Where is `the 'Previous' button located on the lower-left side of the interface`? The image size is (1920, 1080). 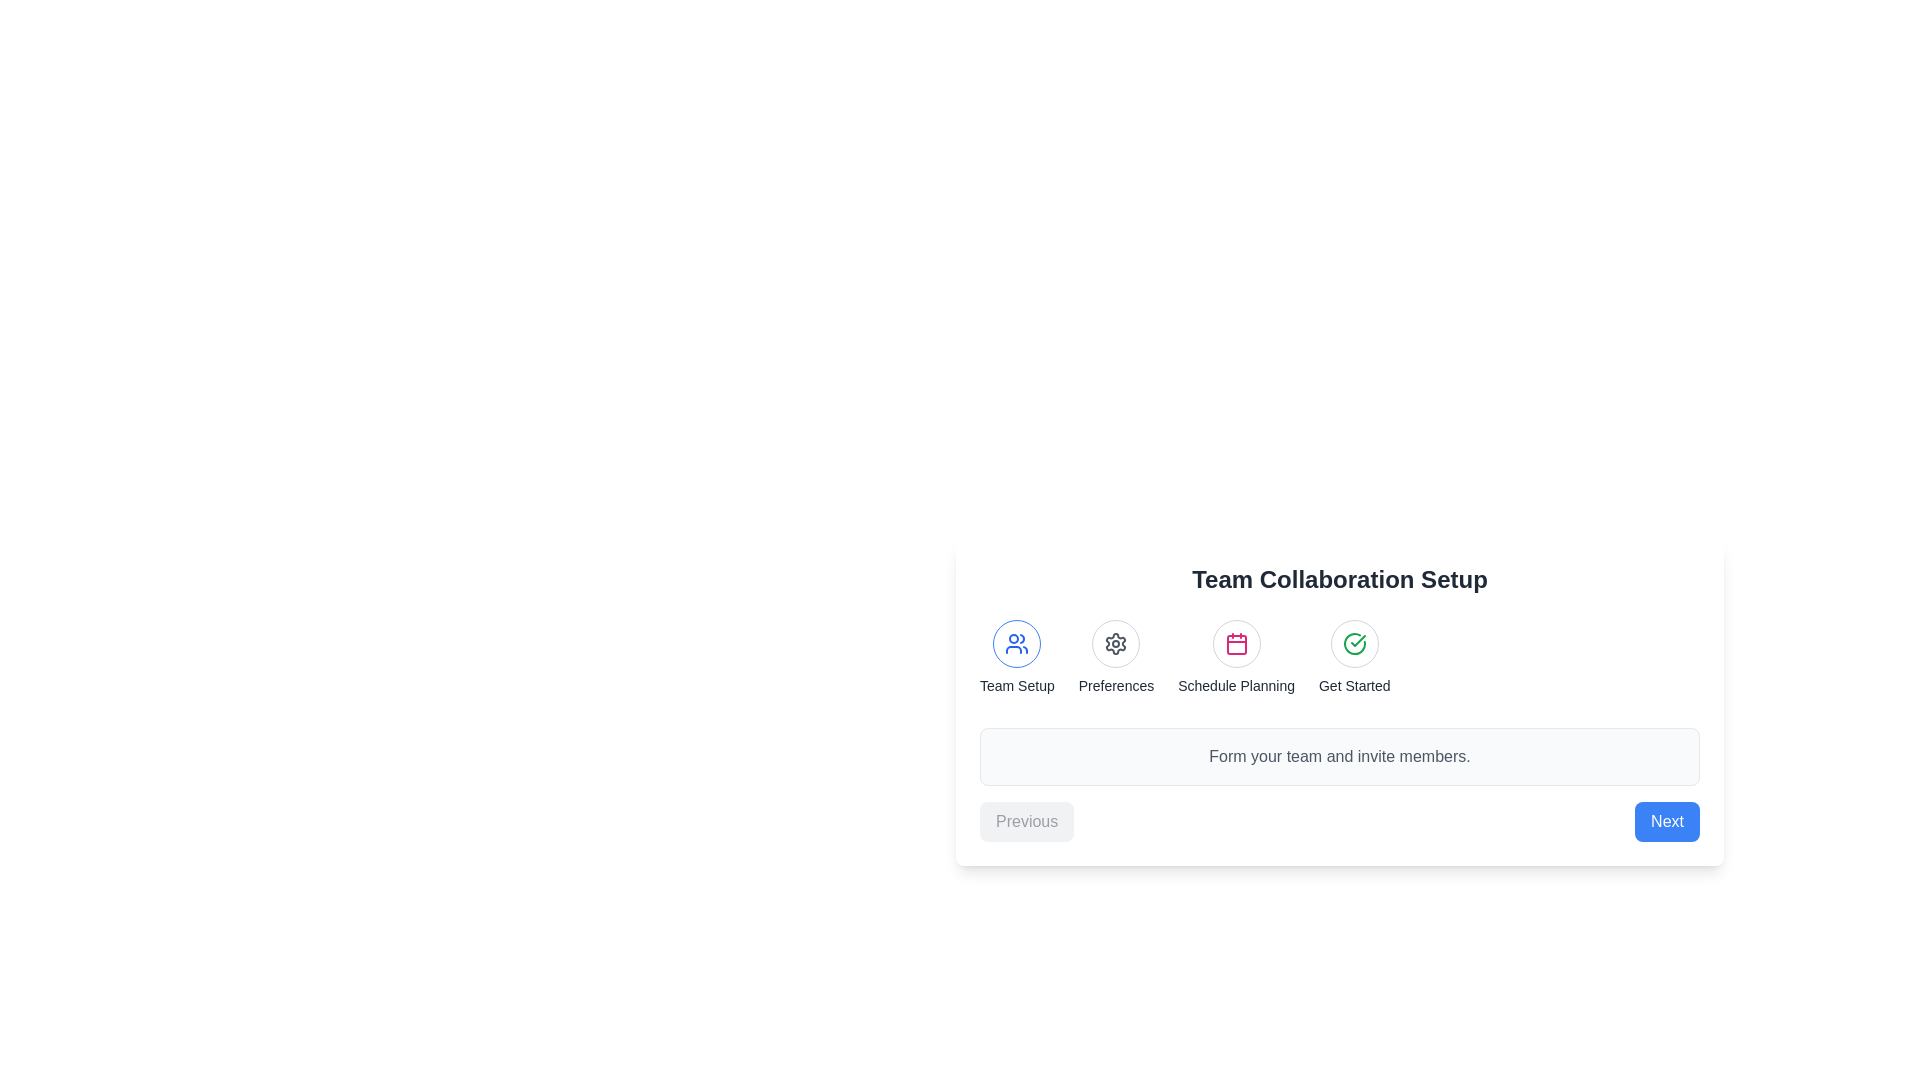
the 'Previous' button located on the lower-left side of the interface is located at coordinates (1027, 821).